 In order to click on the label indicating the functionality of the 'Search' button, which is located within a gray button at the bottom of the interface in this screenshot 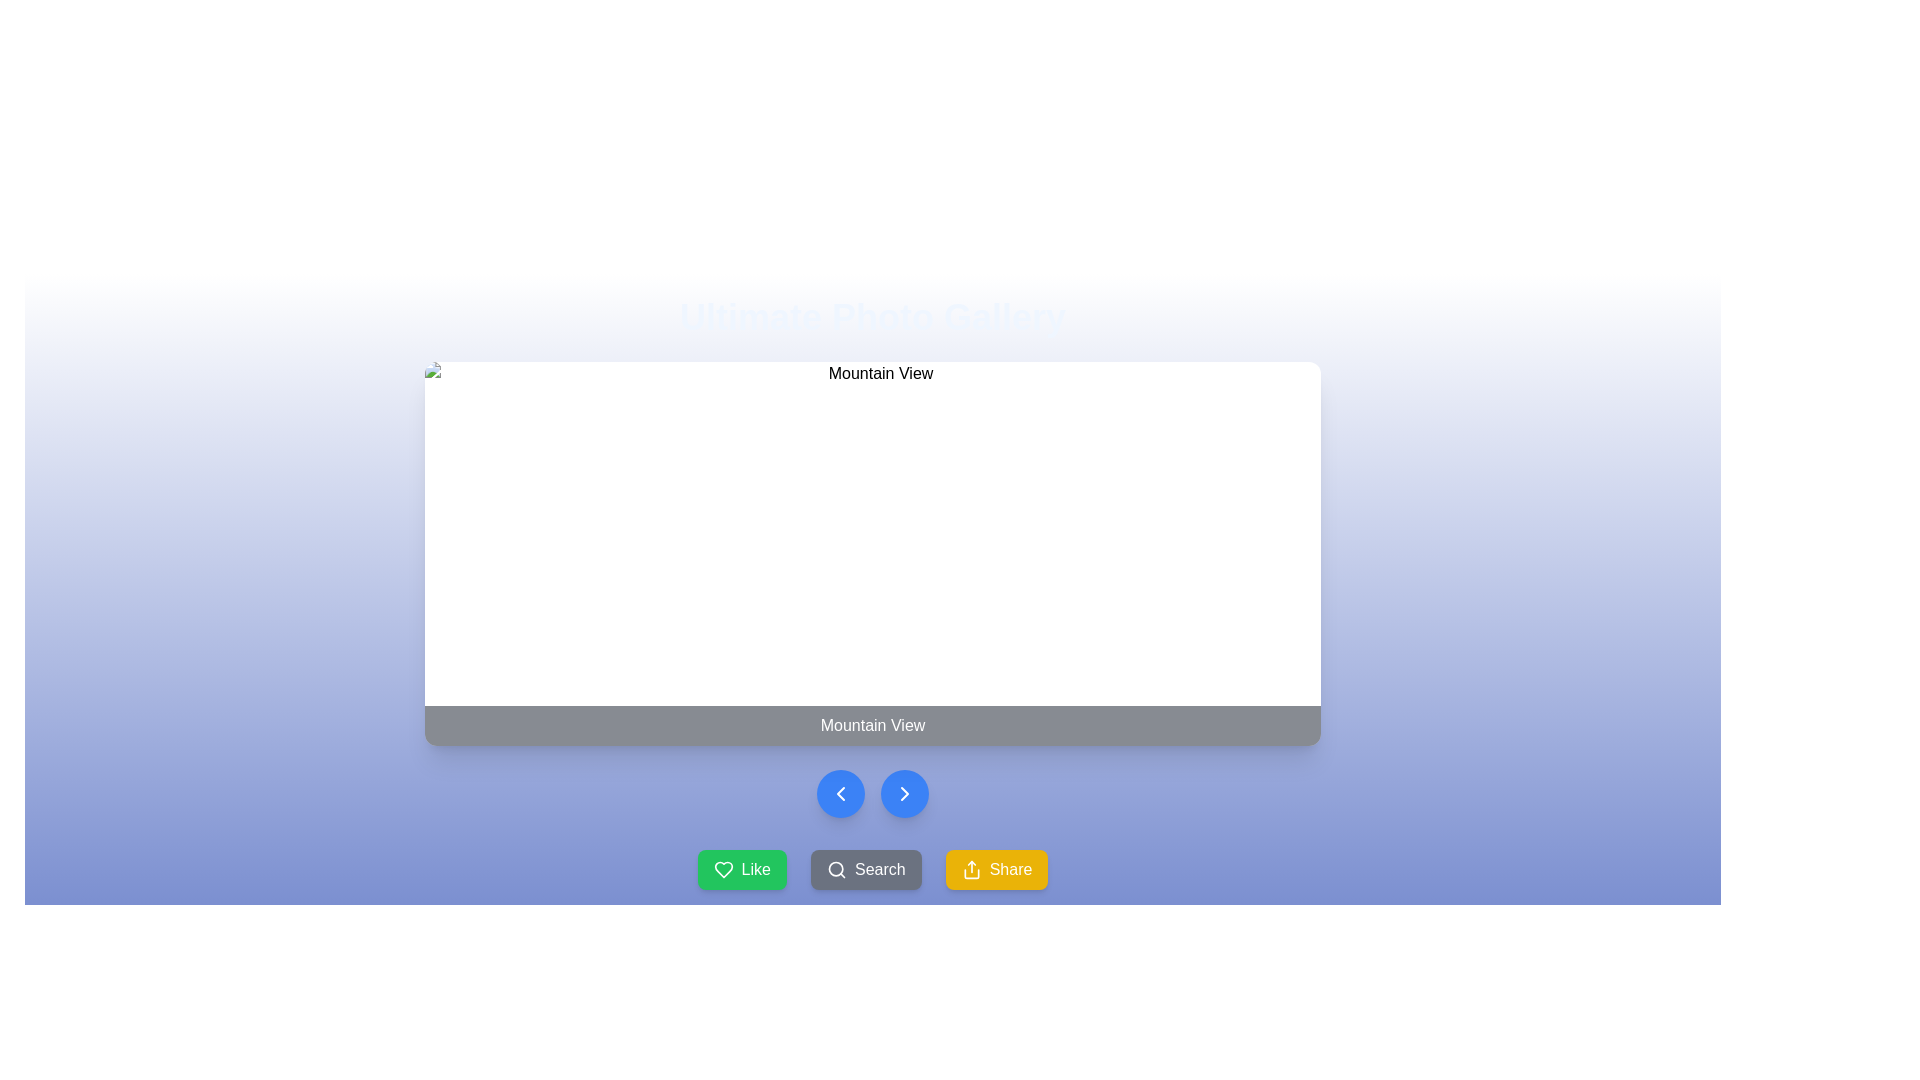, I will do `click(880, 869)`.